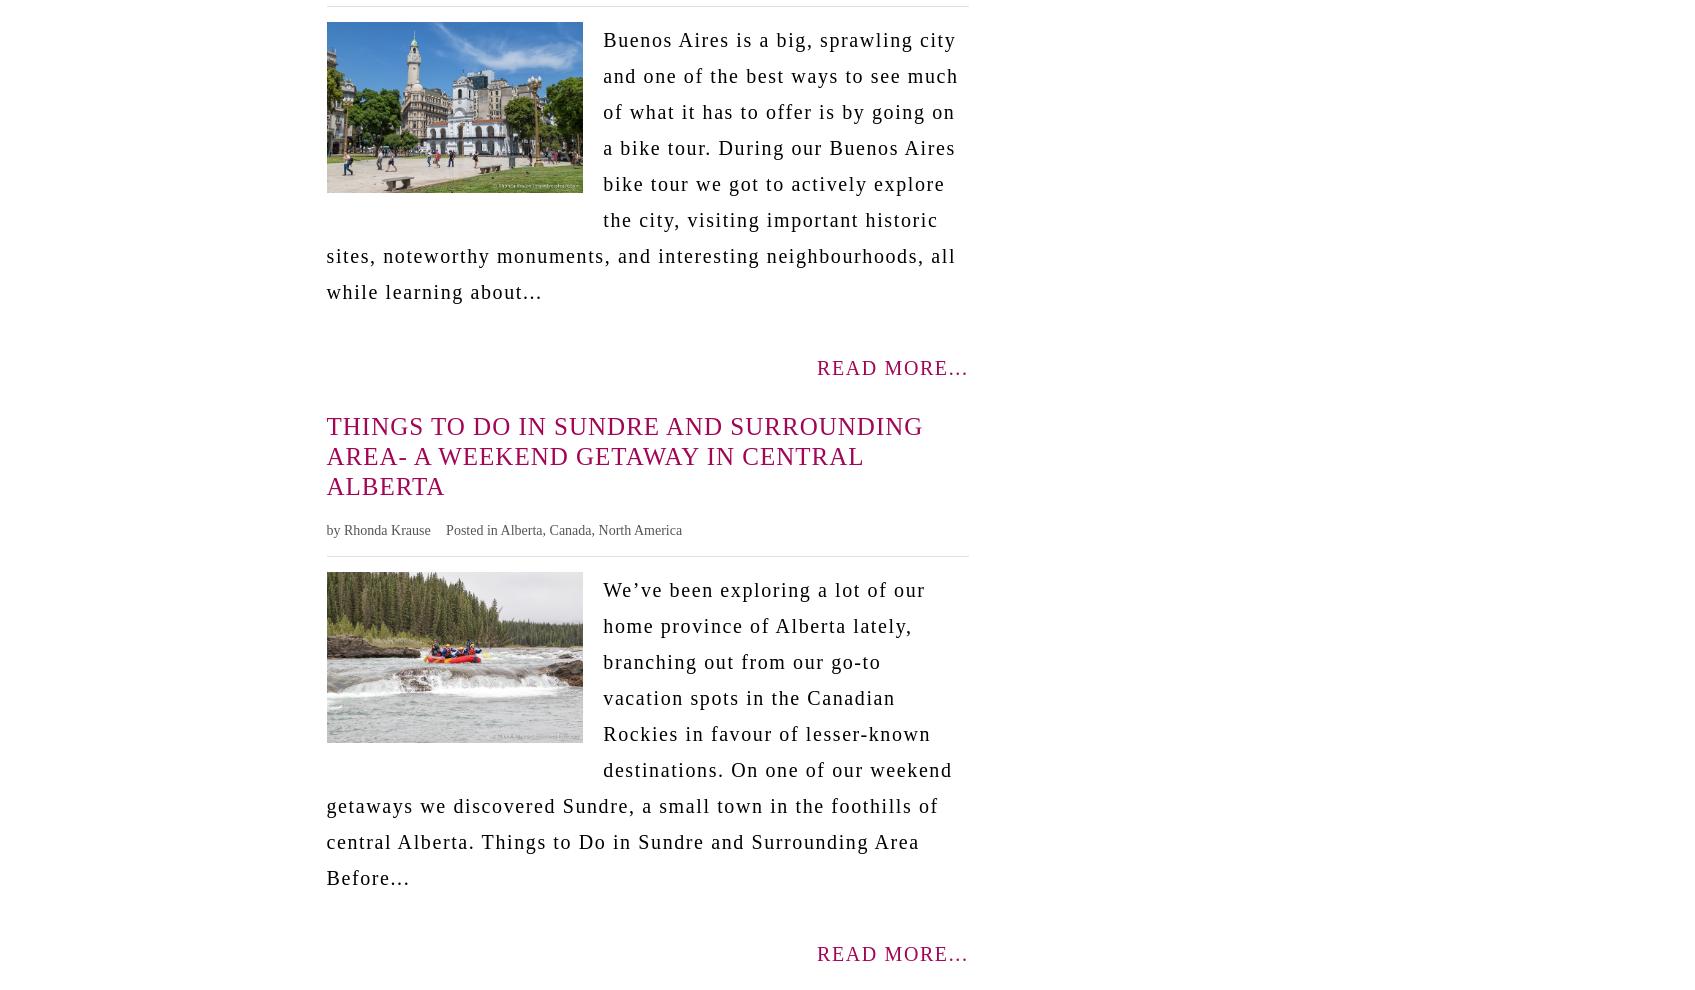  I want to click on 'Rhonda Krause', so click(385, 528).